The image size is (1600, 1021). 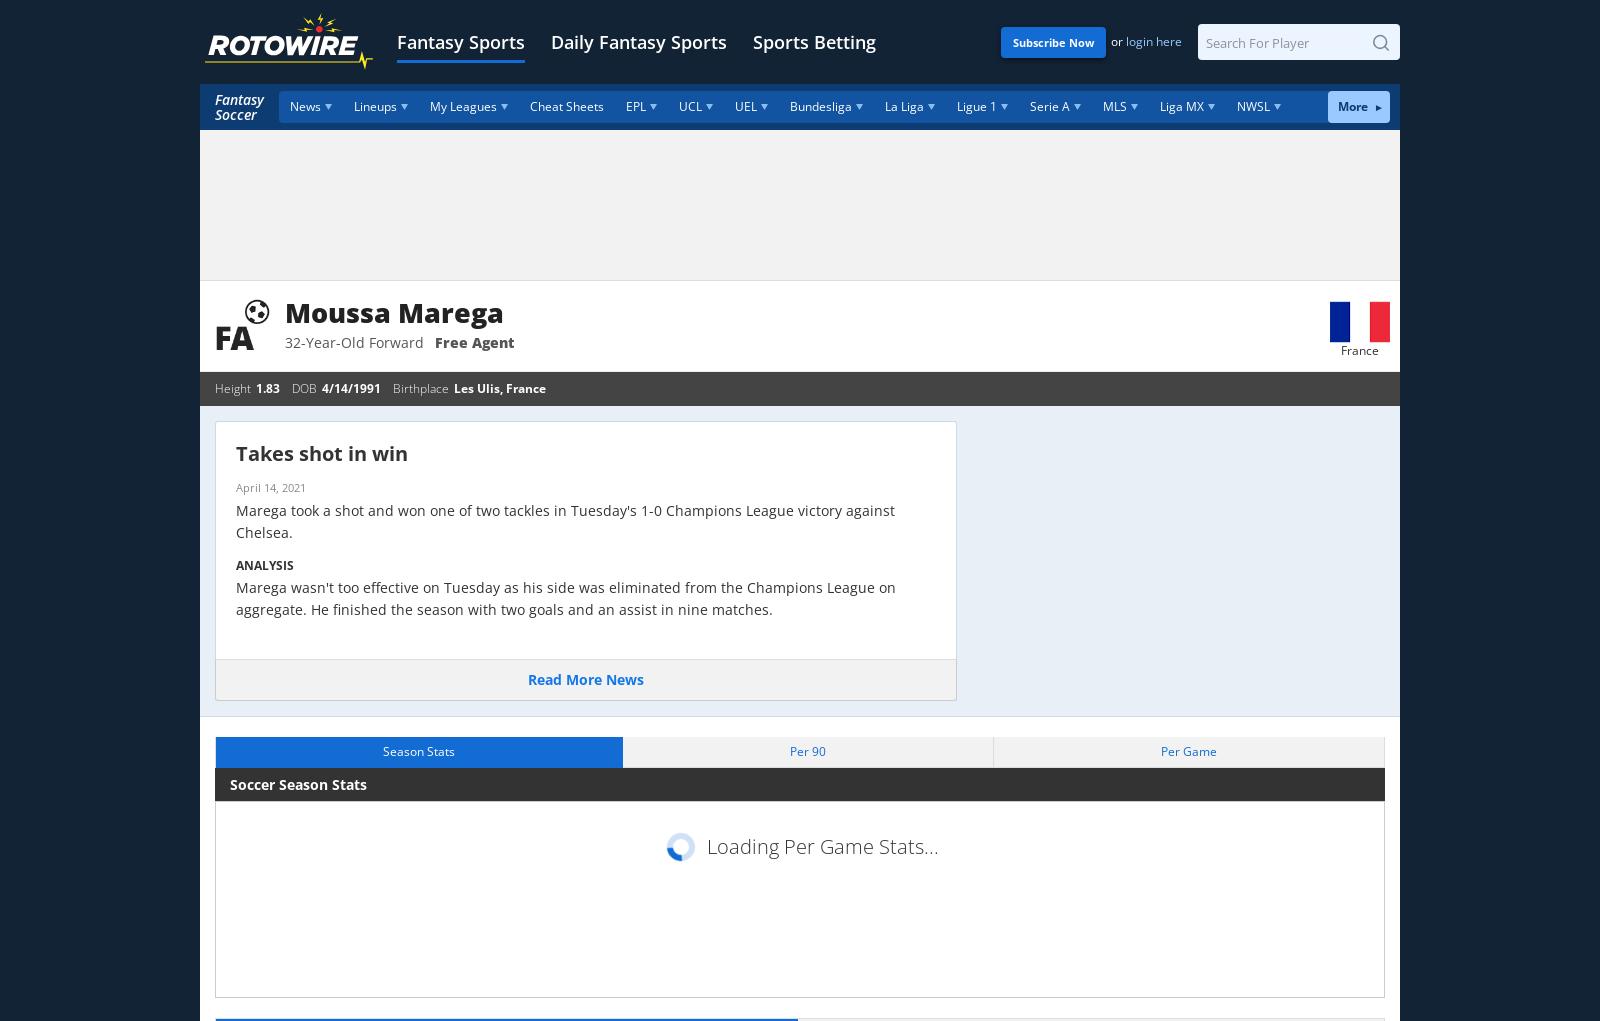 What do you see at coordinates (305, 105) in the screenshot?
I see `'News'` at bounding box center [305, 105].